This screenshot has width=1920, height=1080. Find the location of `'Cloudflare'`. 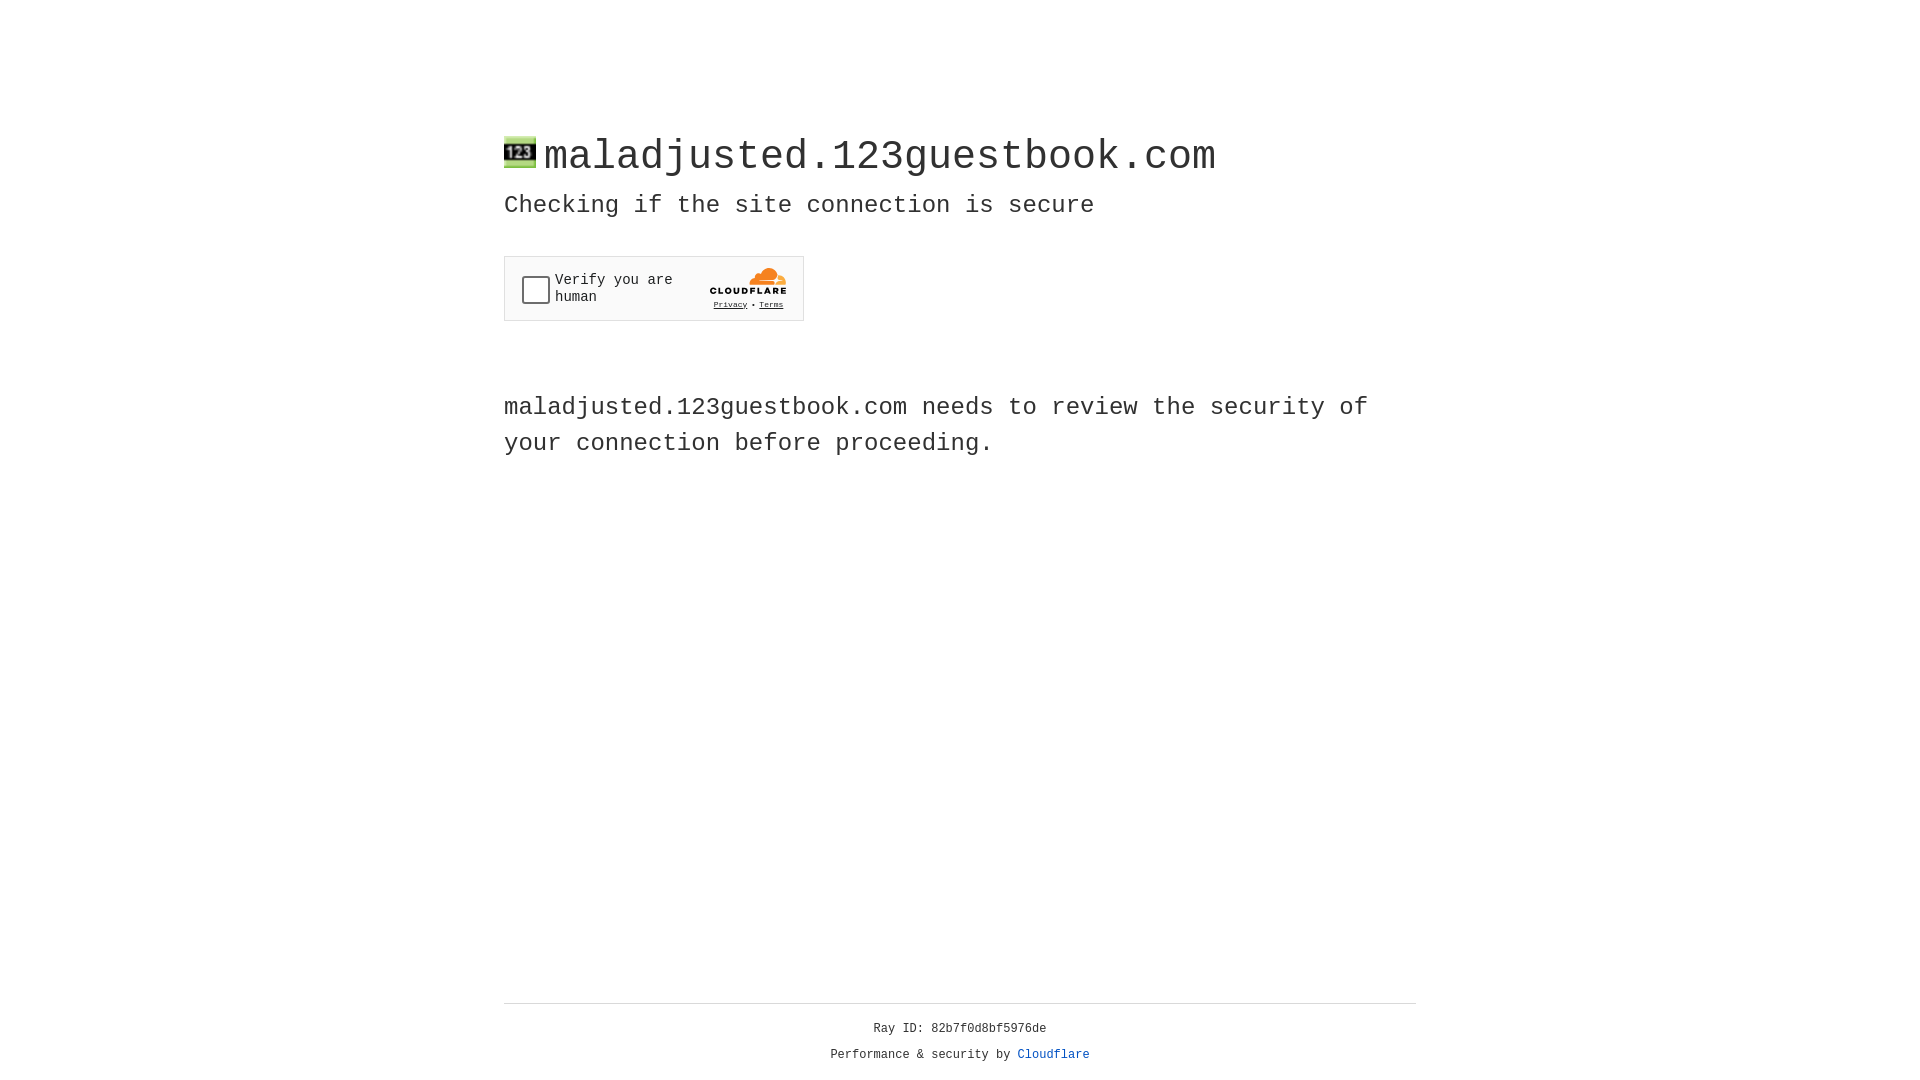

'Cloudflare' is located at coordinates (1053, 1054).